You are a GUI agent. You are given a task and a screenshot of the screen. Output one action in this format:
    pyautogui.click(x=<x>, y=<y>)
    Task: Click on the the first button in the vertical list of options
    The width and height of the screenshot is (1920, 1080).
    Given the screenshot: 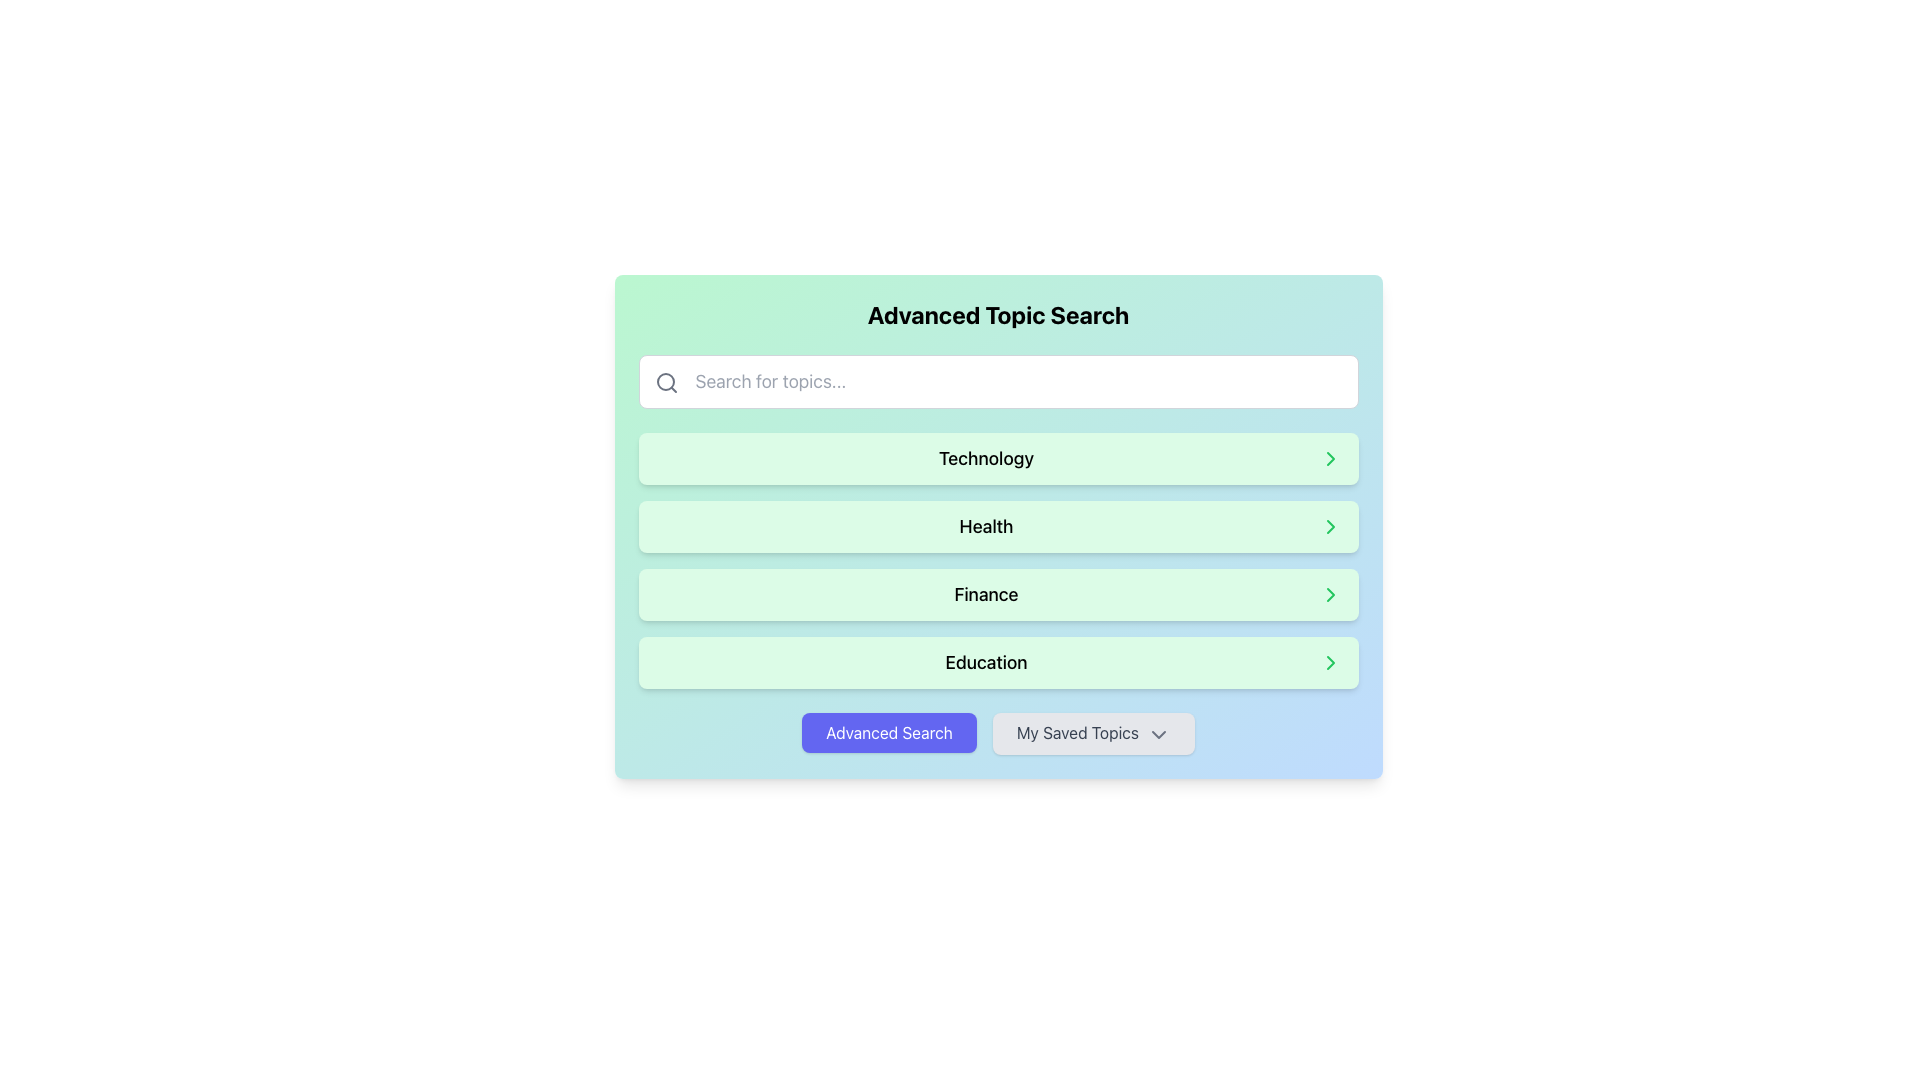 What is the action you would take?
    pyautogui.click(x=998, y=459)
    